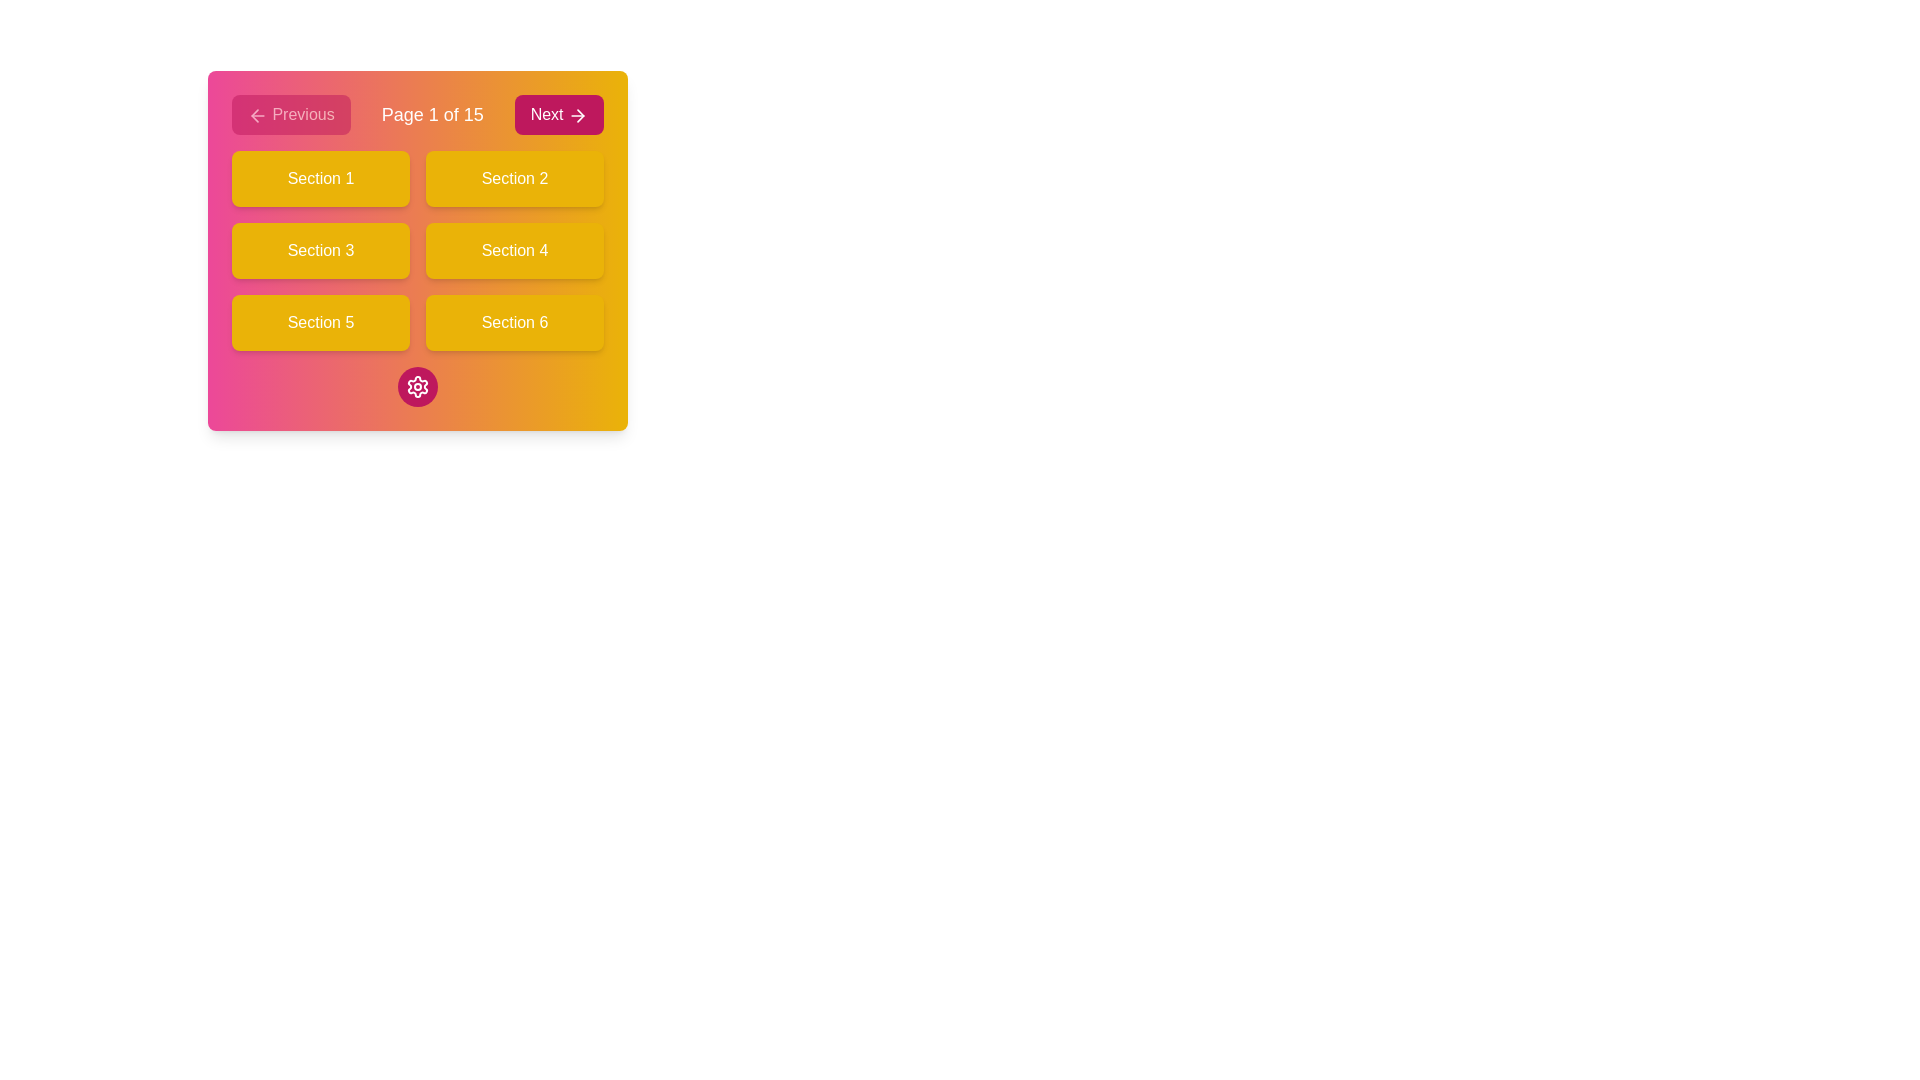 This screenshot has width=1920, height=1080. What do you see at coordinates (514, 249) in the screenshot?
I see `the button that serves as a link to 'Section 4' to change its background color` at bounding box center [514, 249].